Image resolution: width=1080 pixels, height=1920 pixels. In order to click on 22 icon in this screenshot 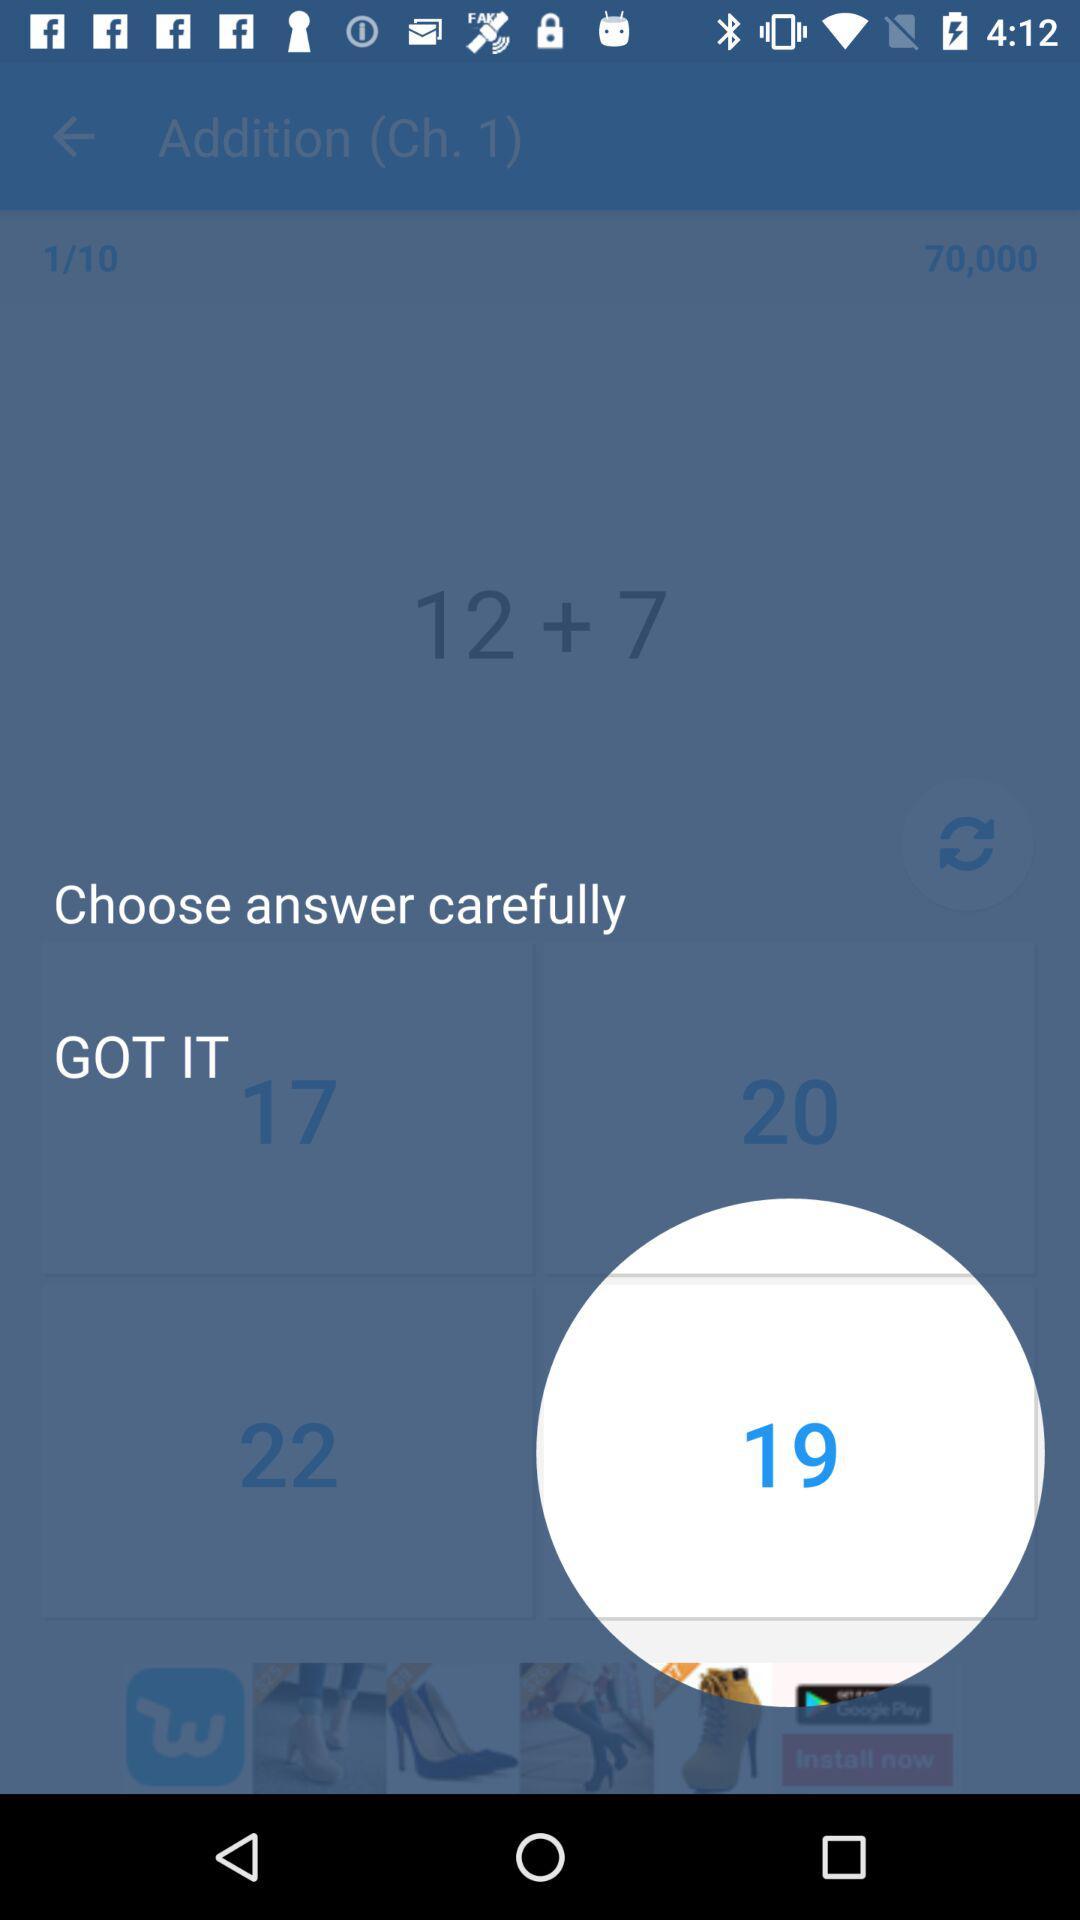, I will do `click(289, 1452)`.